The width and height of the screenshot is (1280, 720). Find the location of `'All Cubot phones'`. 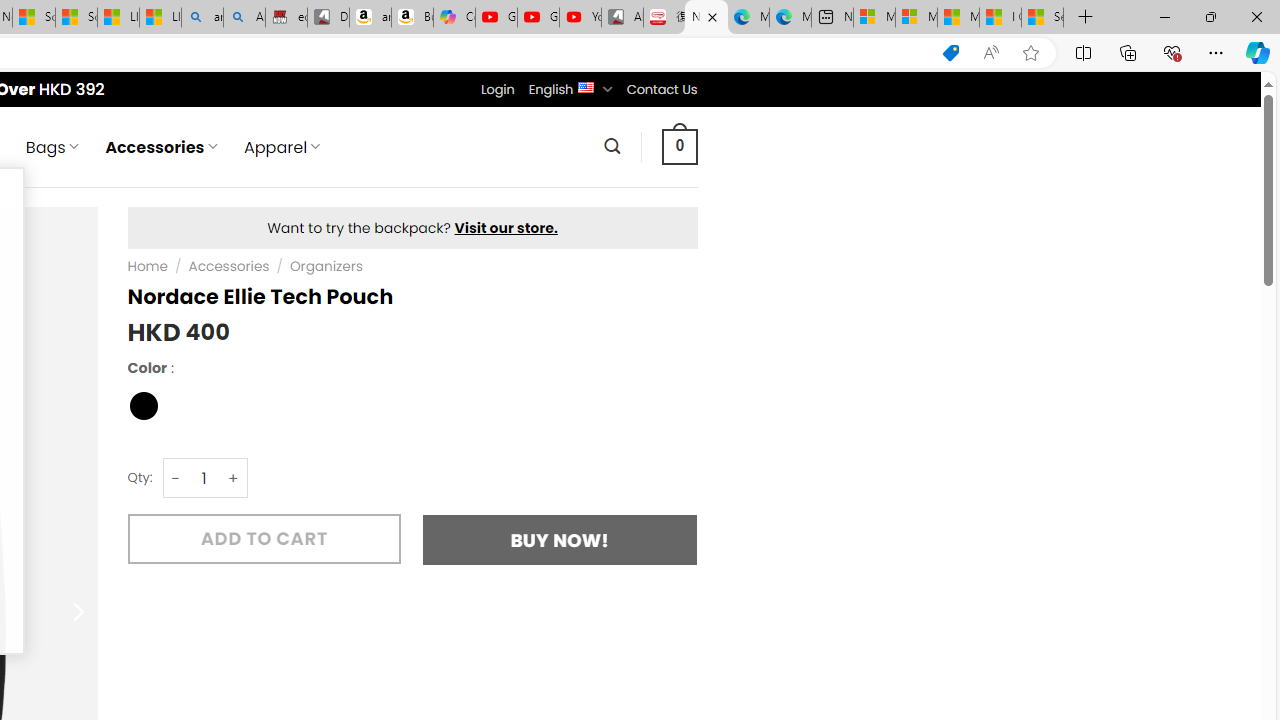

'All Cubot phones' is located at coordinates (621, 17).